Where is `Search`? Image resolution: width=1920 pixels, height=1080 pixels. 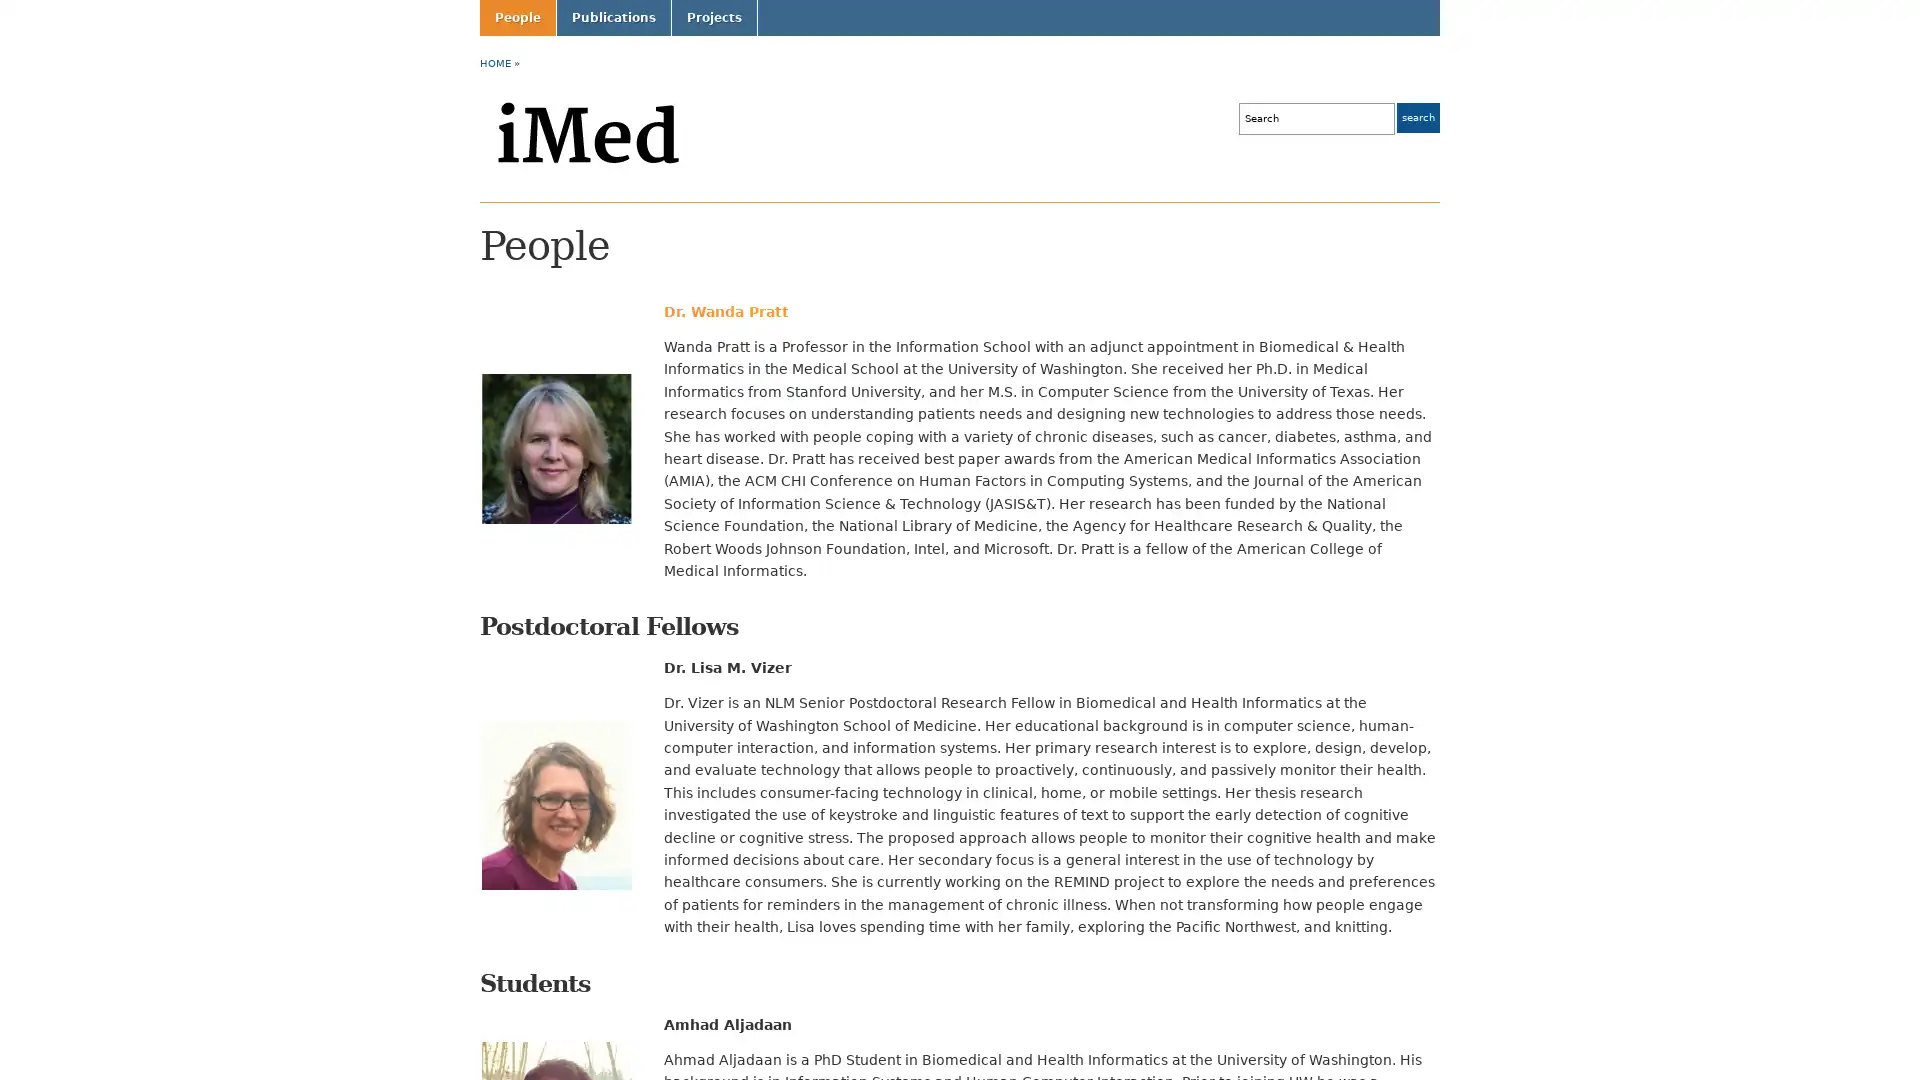 Search is located at coordinates (1417, 118).